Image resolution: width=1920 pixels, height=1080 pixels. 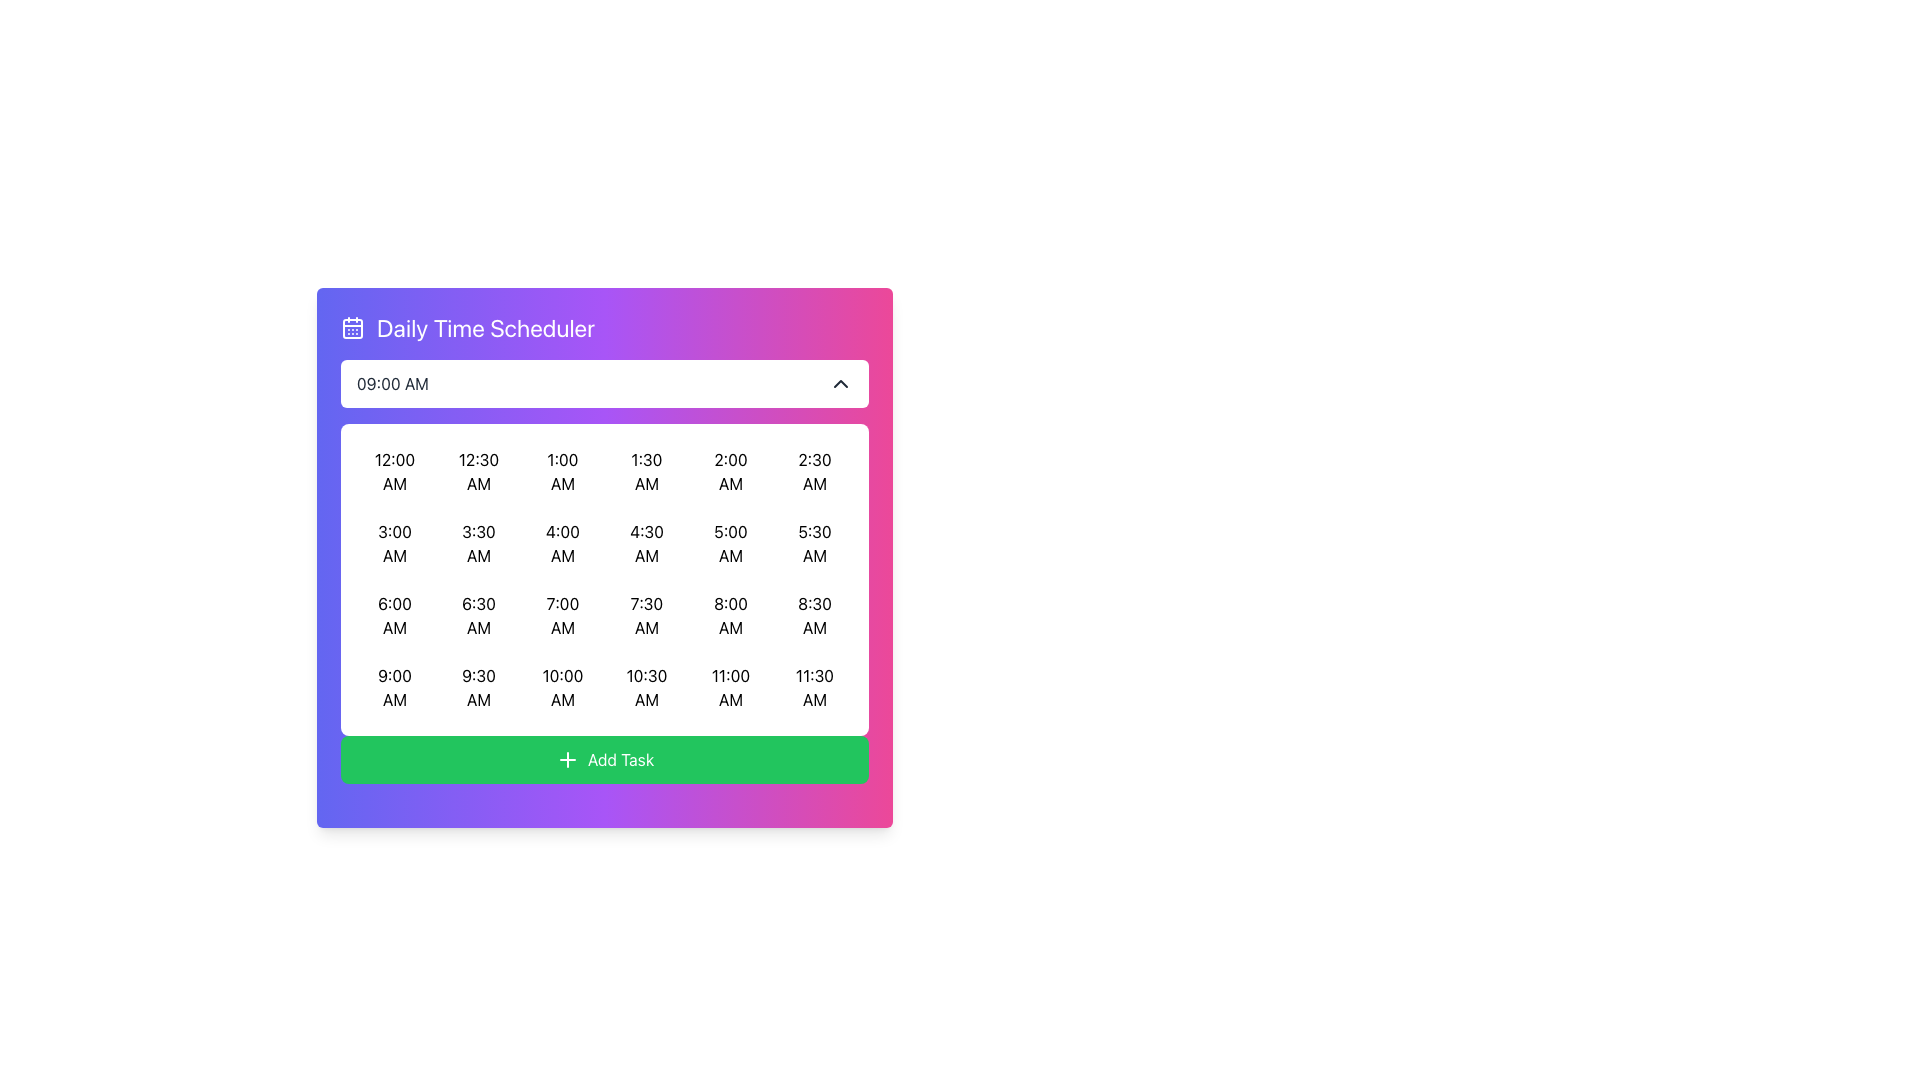 What do you see at coordinates (394, 543) in the screenshot?
I see `the button in the second row, first column of the time slot grid` at bounding box center [394, 543].